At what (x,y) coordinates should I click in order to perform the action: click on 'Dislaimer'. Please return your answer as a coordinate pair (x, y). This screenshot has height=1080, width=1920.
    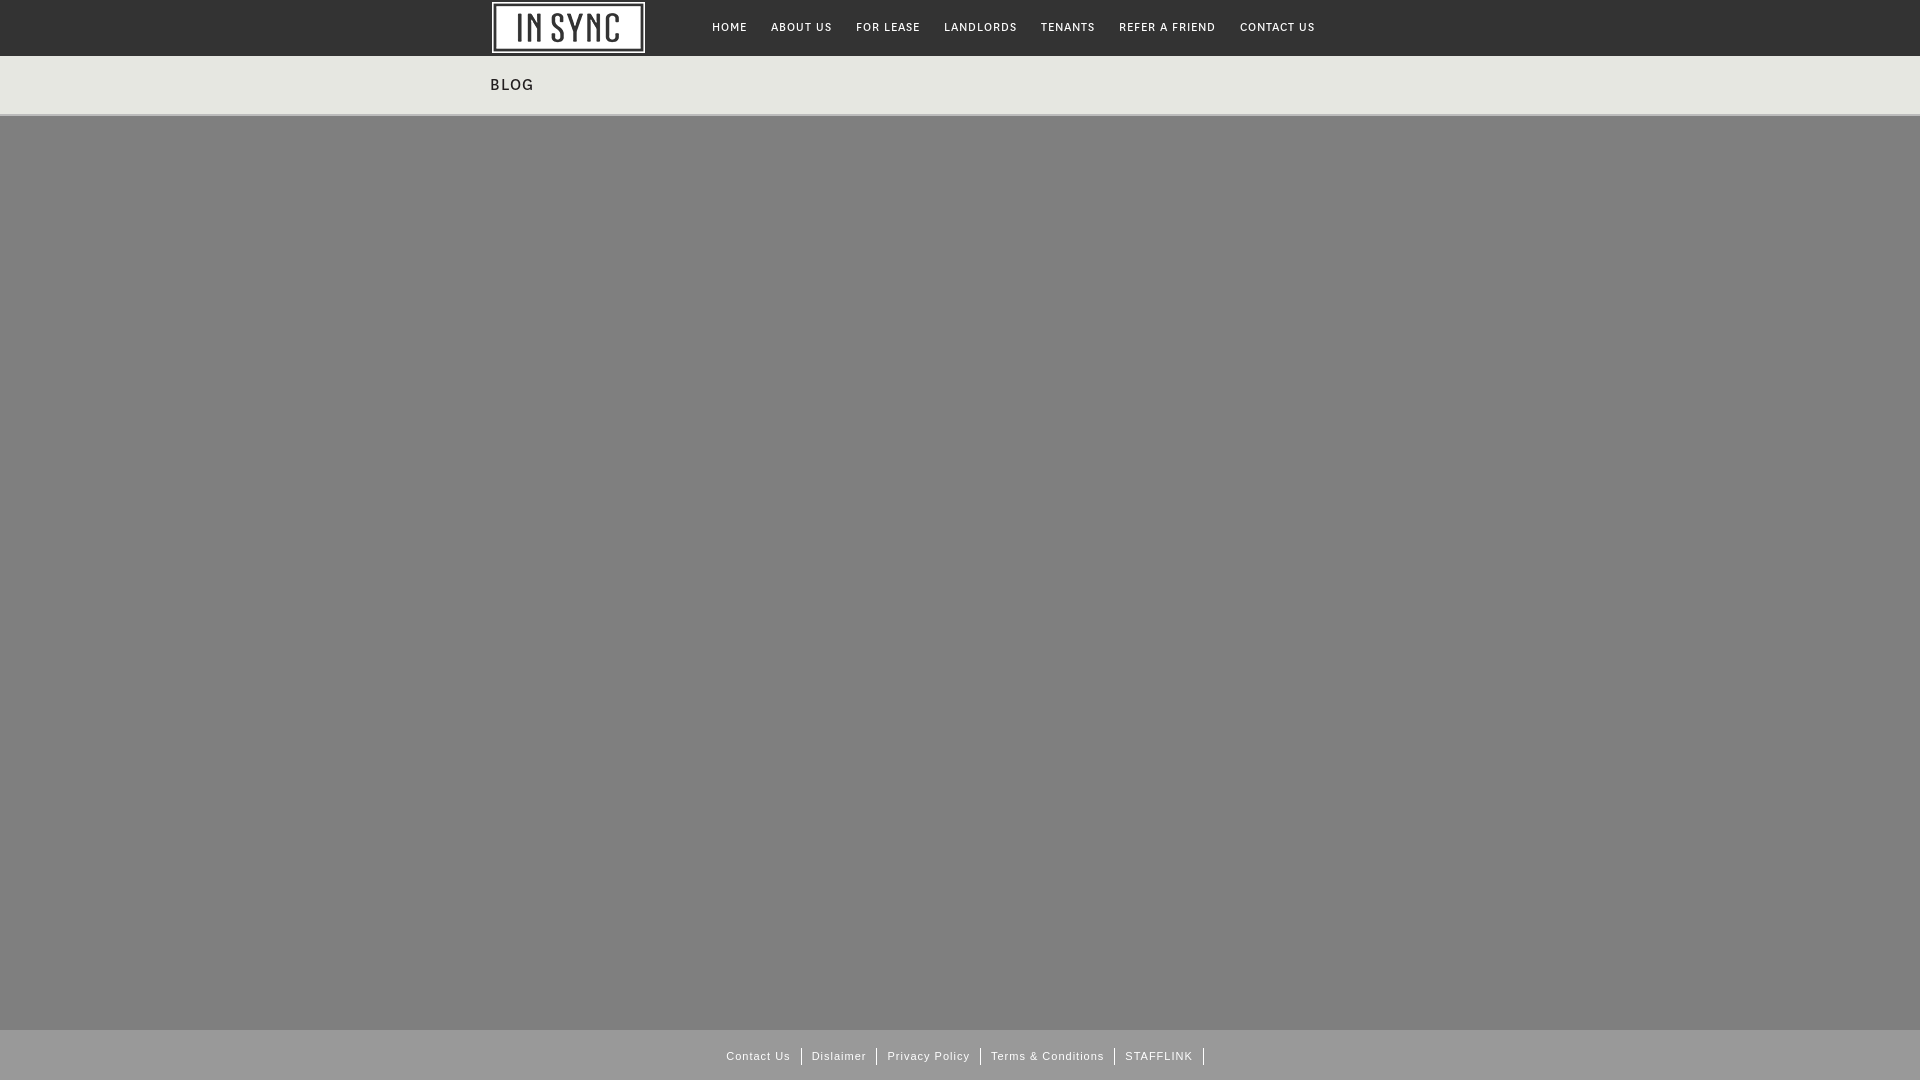
    Looking at the image, I should click on (840, 1055).